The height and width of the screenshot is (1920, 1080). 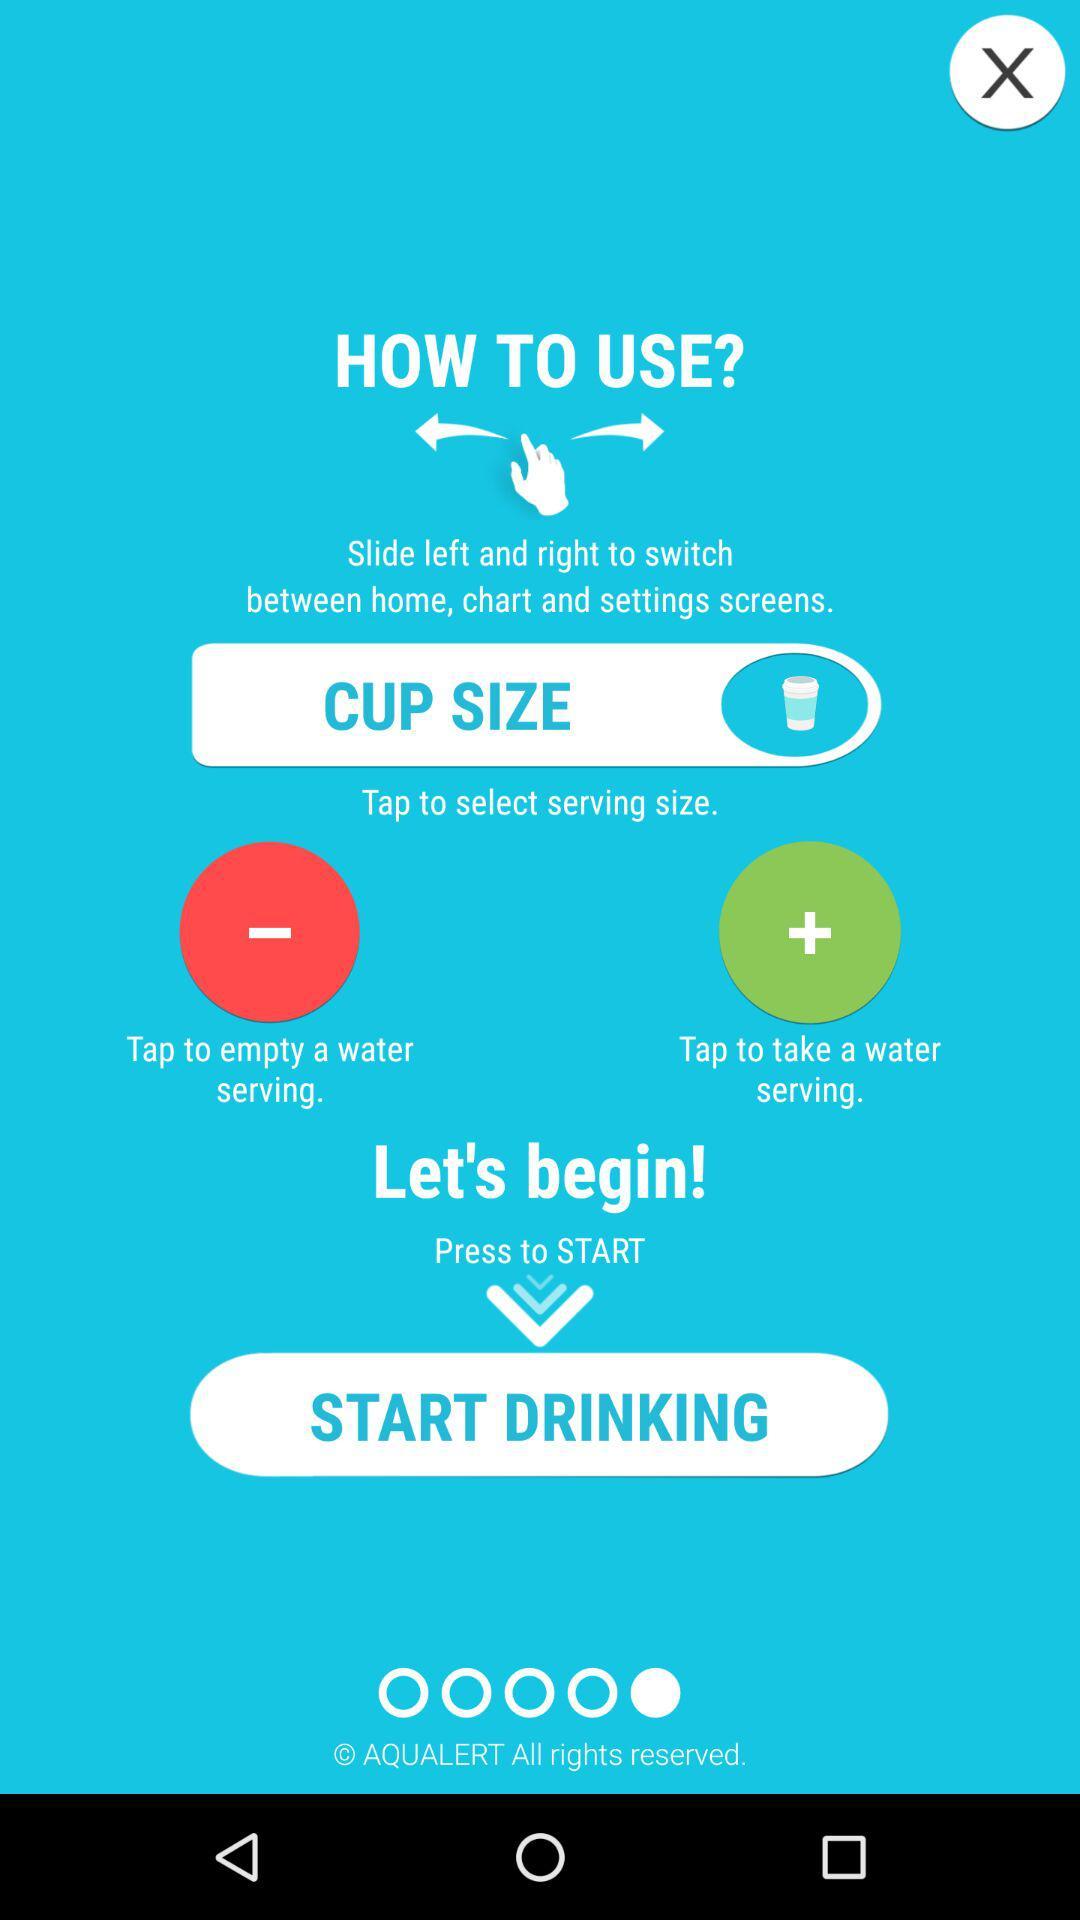 What do you see at coordinates (808, 931) in the screenshot?
I see `water serving` at bounding box center [808, 931].